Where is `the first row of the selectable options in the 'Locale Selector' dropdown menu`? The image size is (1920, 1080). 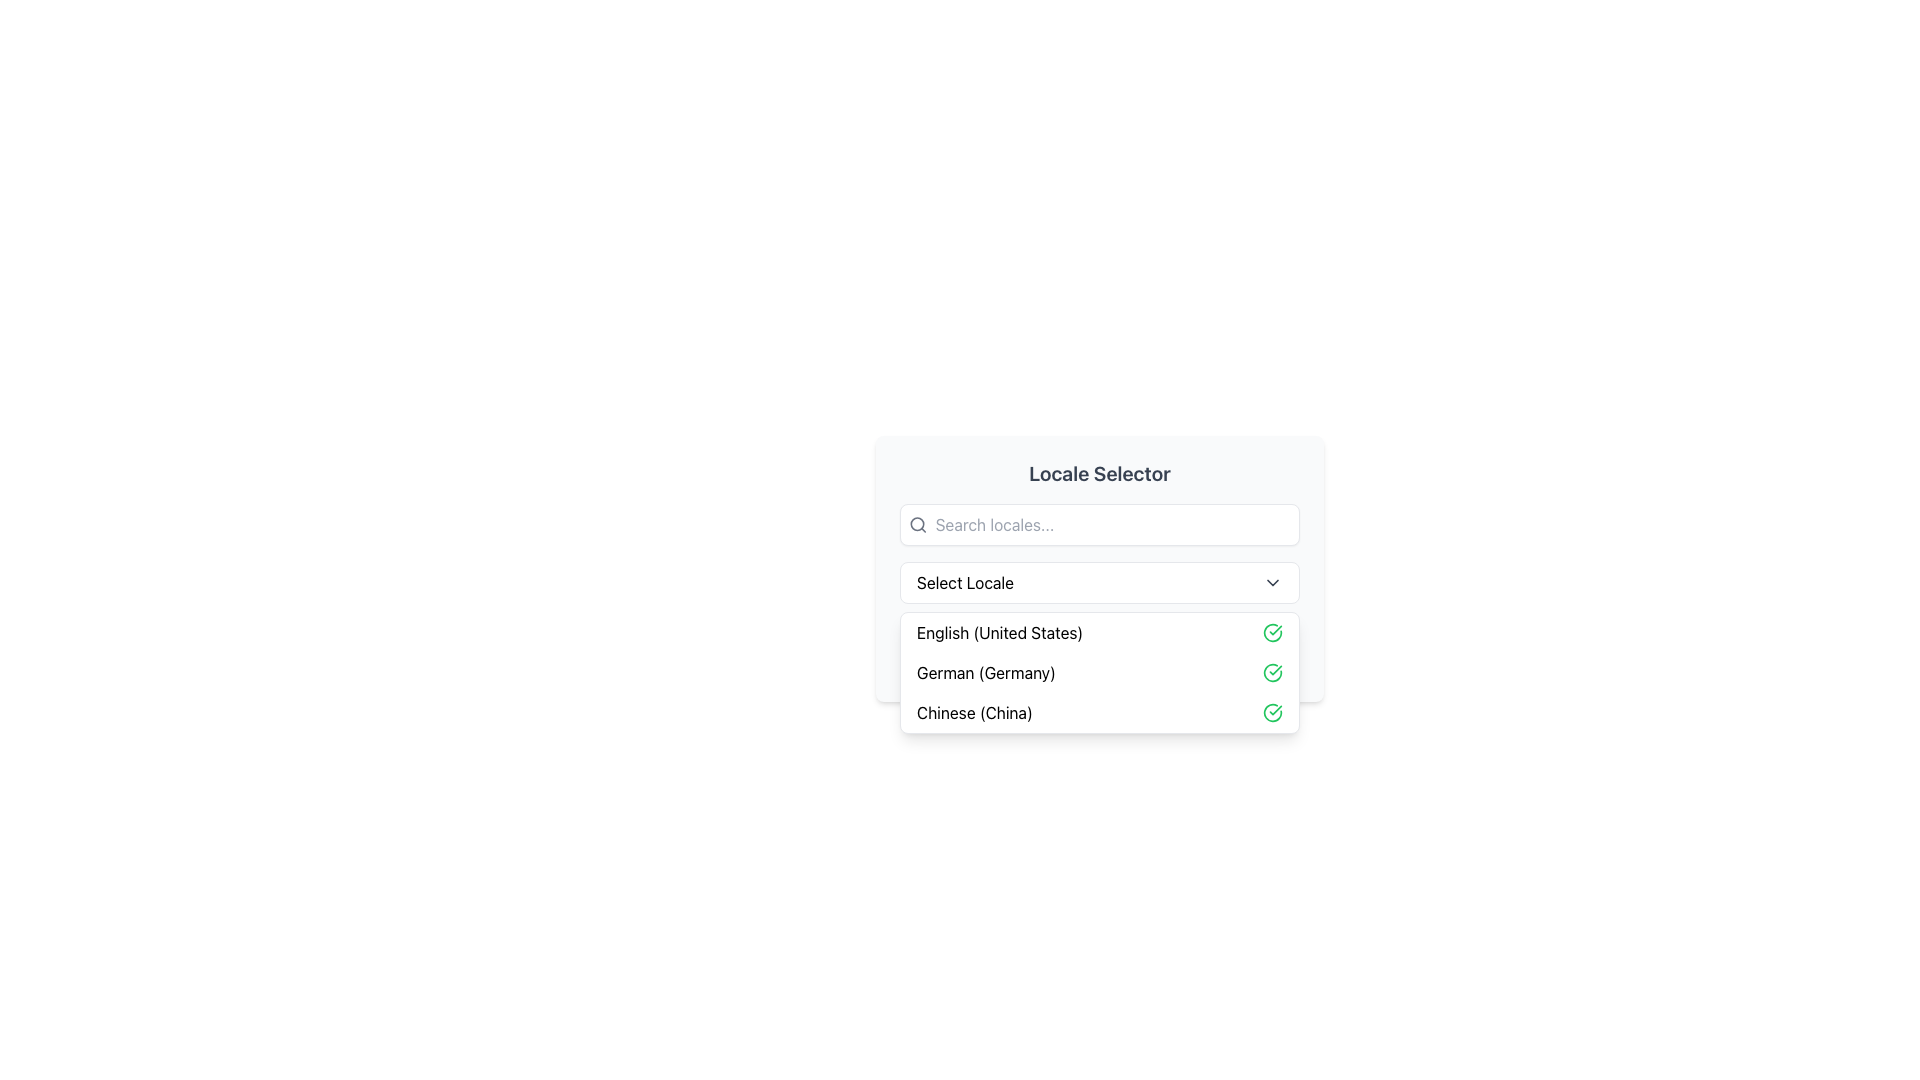 the first row of the selectable options in the 'Locale Selector' dropdown menu is located at coordinates (1098, 632).